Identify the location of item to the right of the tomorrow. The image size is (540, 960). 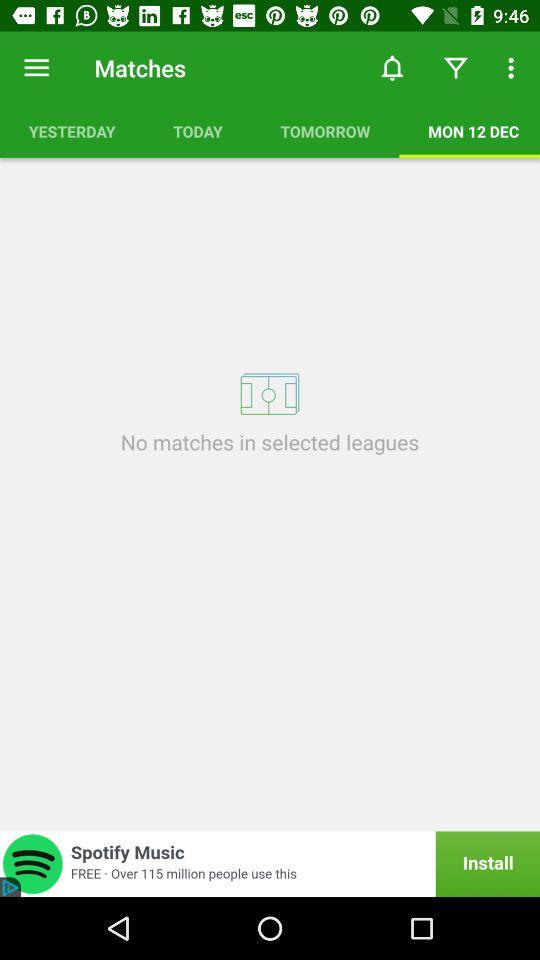
(469, 130).